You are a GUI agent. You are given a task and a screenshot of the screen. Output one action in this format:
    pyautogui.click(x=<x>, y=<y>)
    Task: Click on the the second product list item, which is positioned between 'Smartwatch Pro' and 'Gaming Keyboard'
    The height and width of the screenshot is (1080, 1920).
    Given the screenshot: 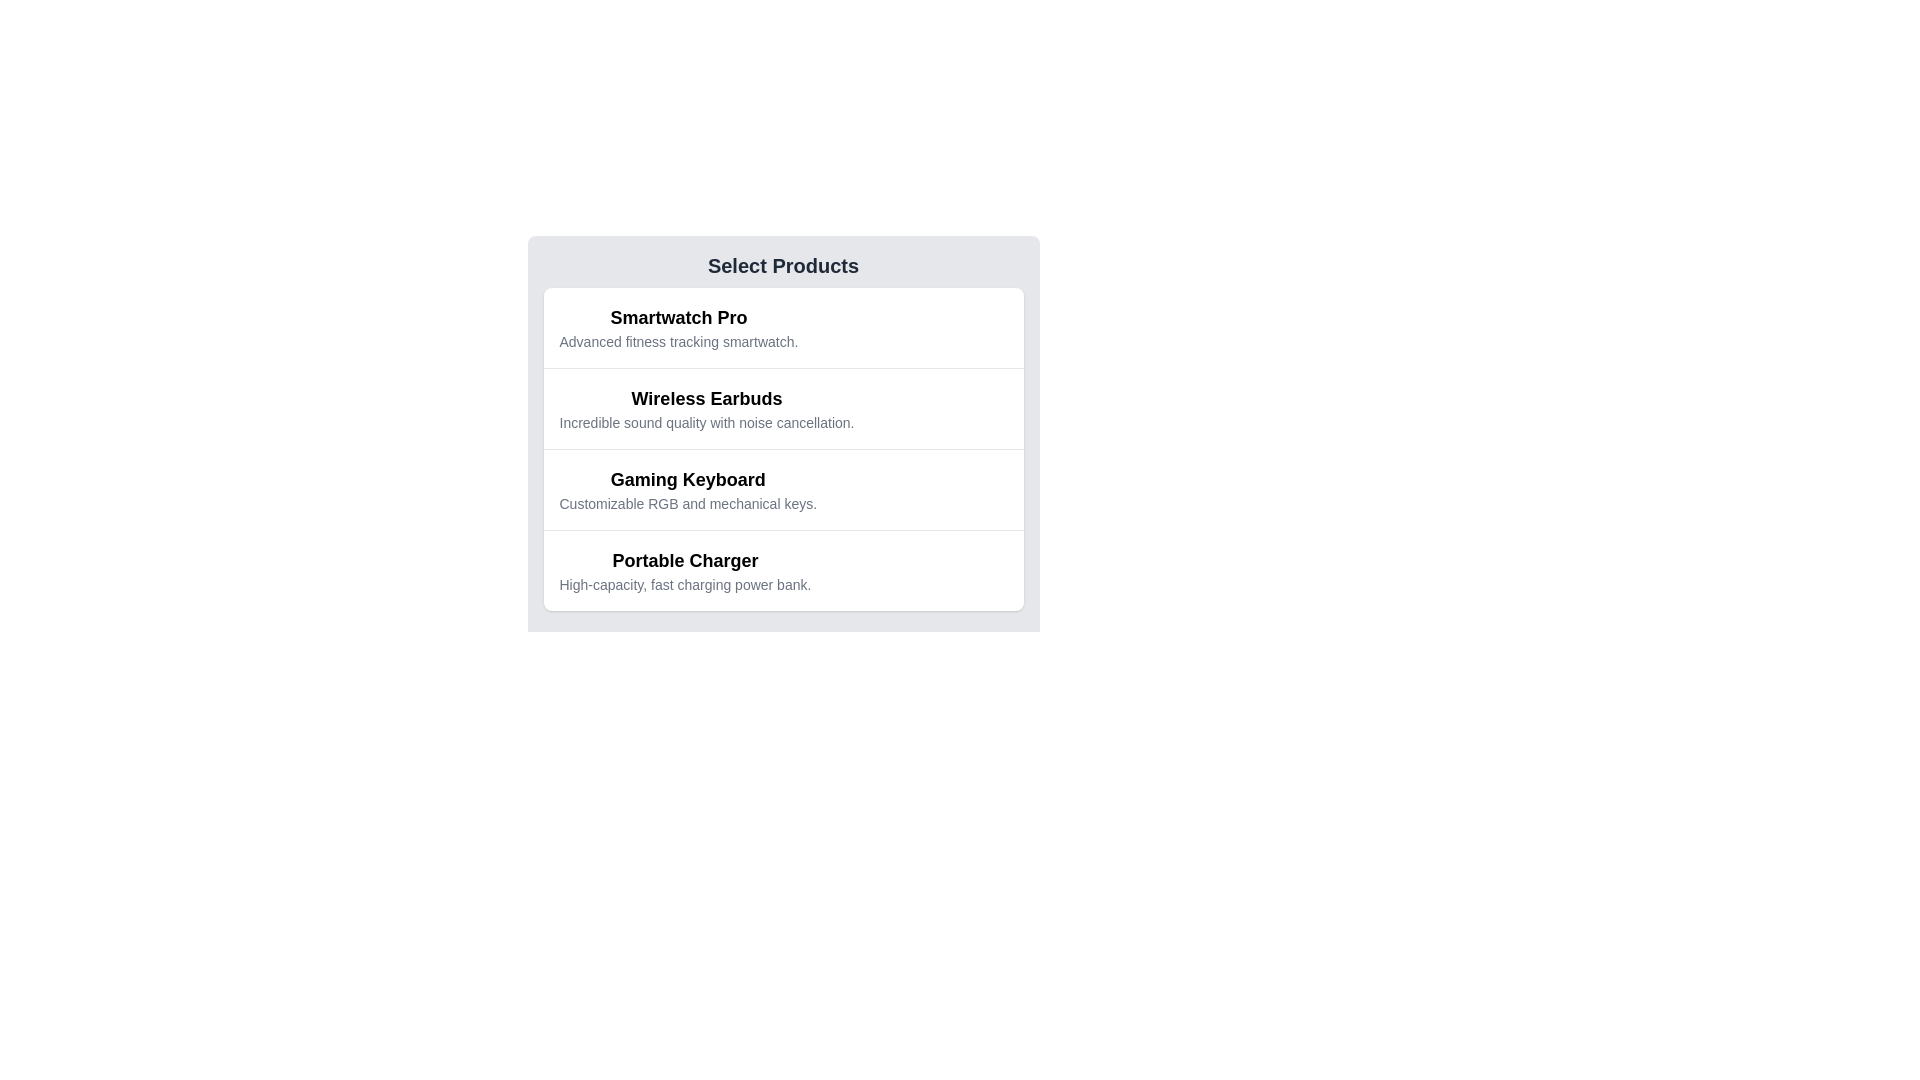 What is the action you would take?
    pyautogui.click(x=782, y=408)
    